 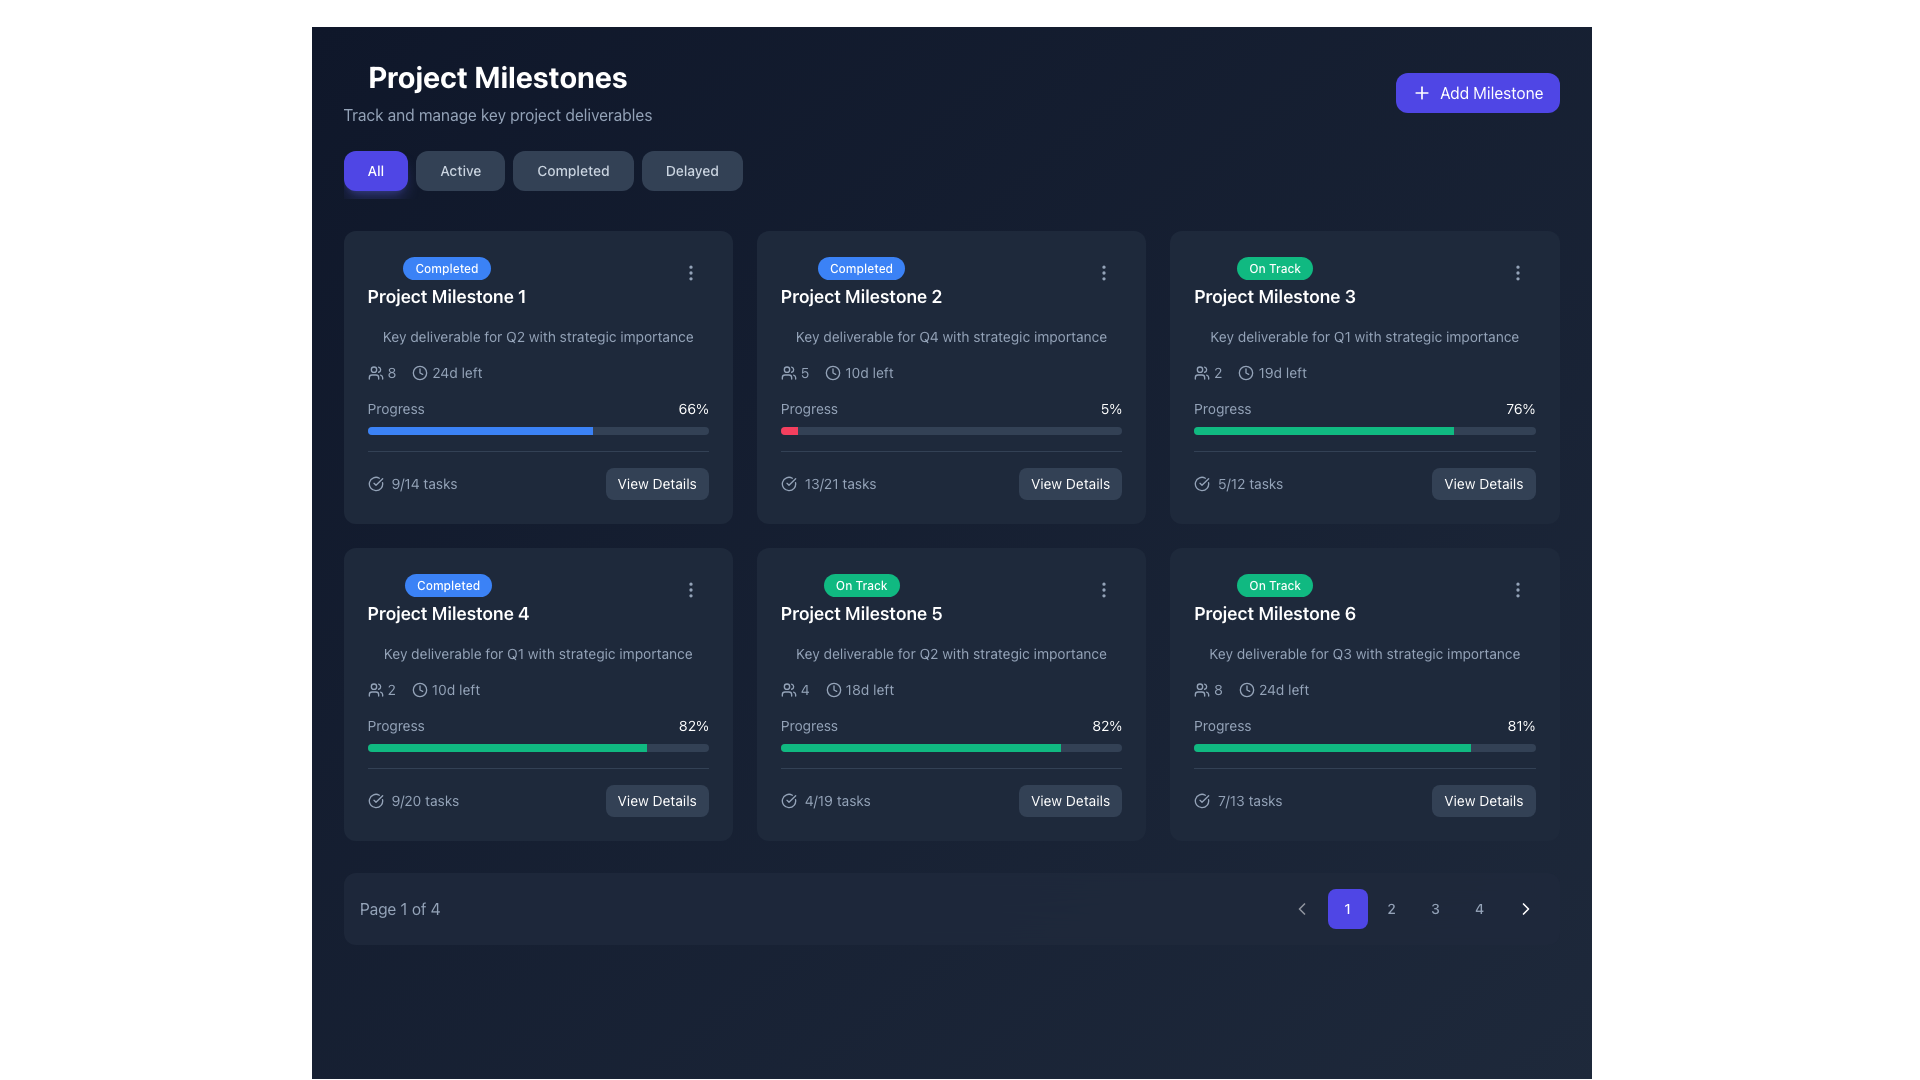 I want to click on the progress bar with textual indicators located within the 'Project Milestone 1' card, positioned below the '24d left' text and above the '9/14 tasks' section, so click(x=538, y=415).